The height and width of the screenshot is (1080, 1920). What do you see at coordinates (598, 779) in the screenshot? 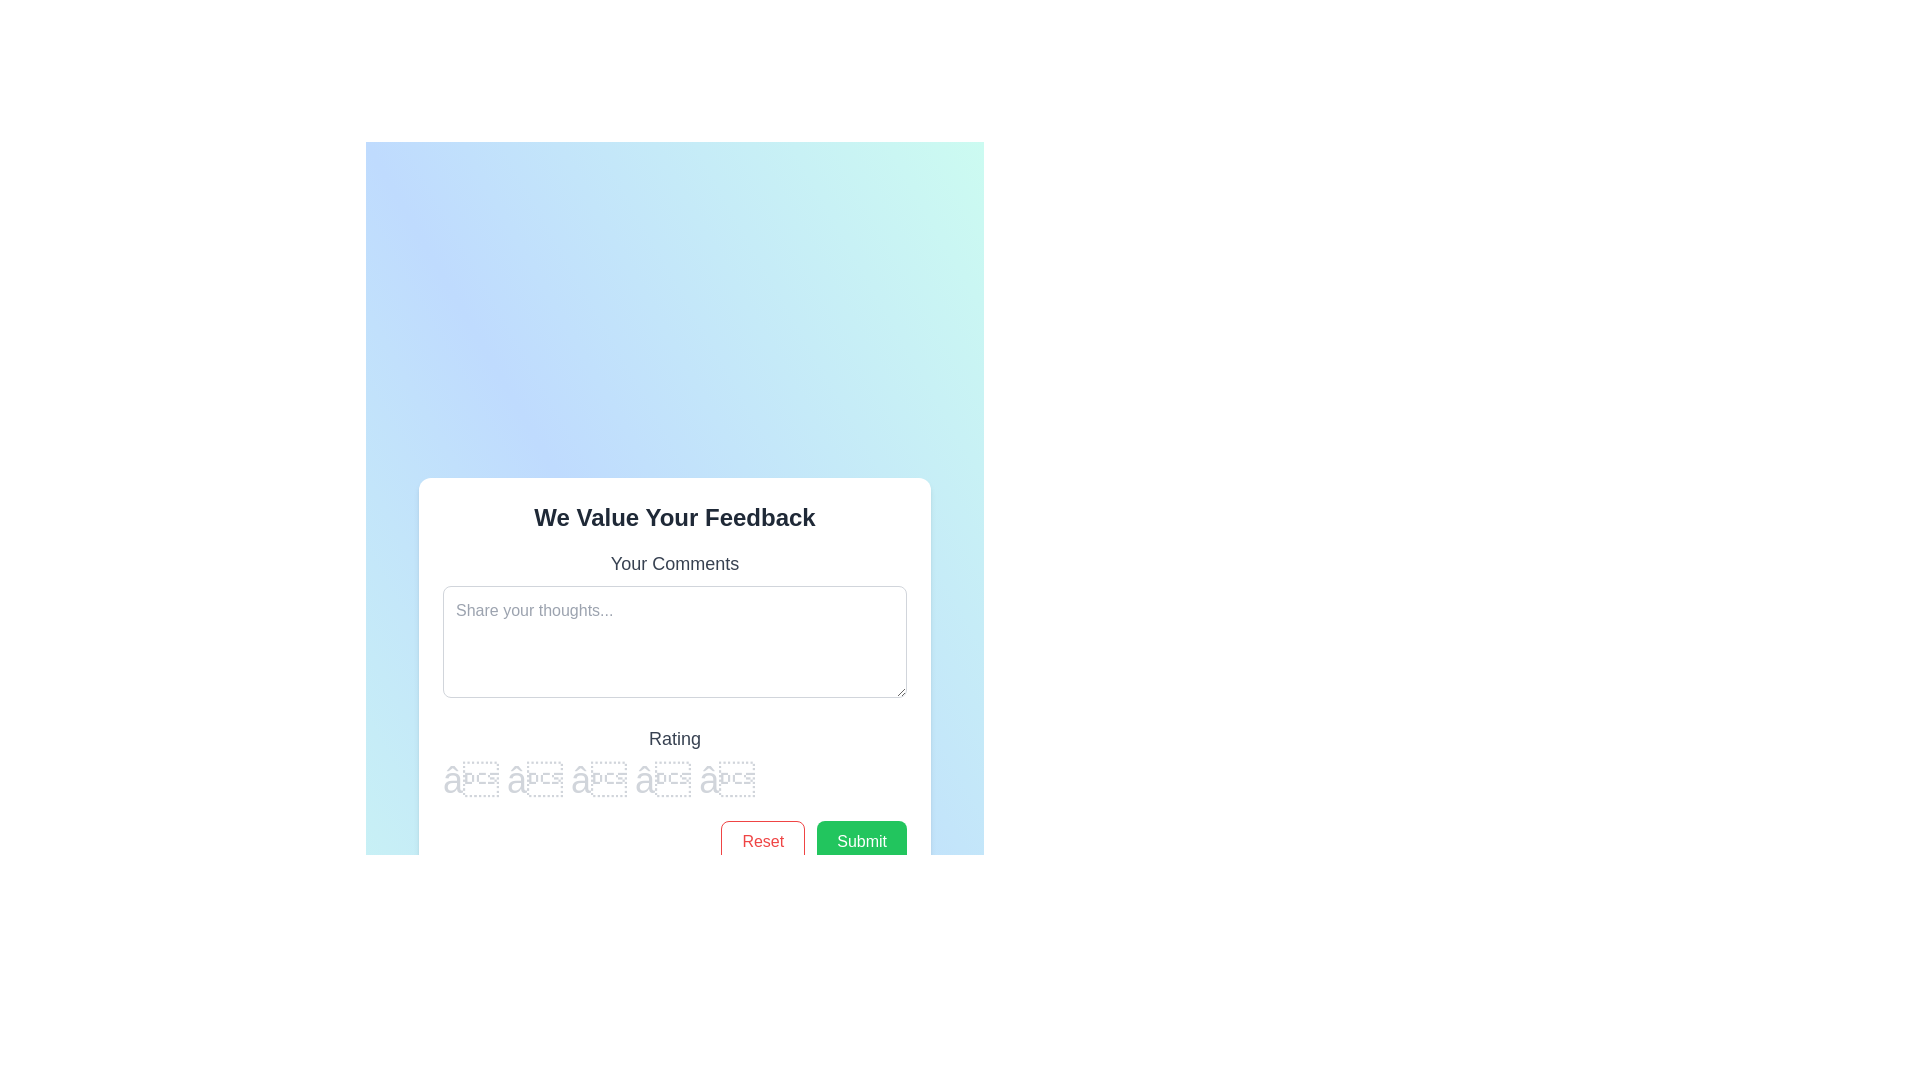
I see `the third star in the row of five rating stars` at bounding box center [598, 779].